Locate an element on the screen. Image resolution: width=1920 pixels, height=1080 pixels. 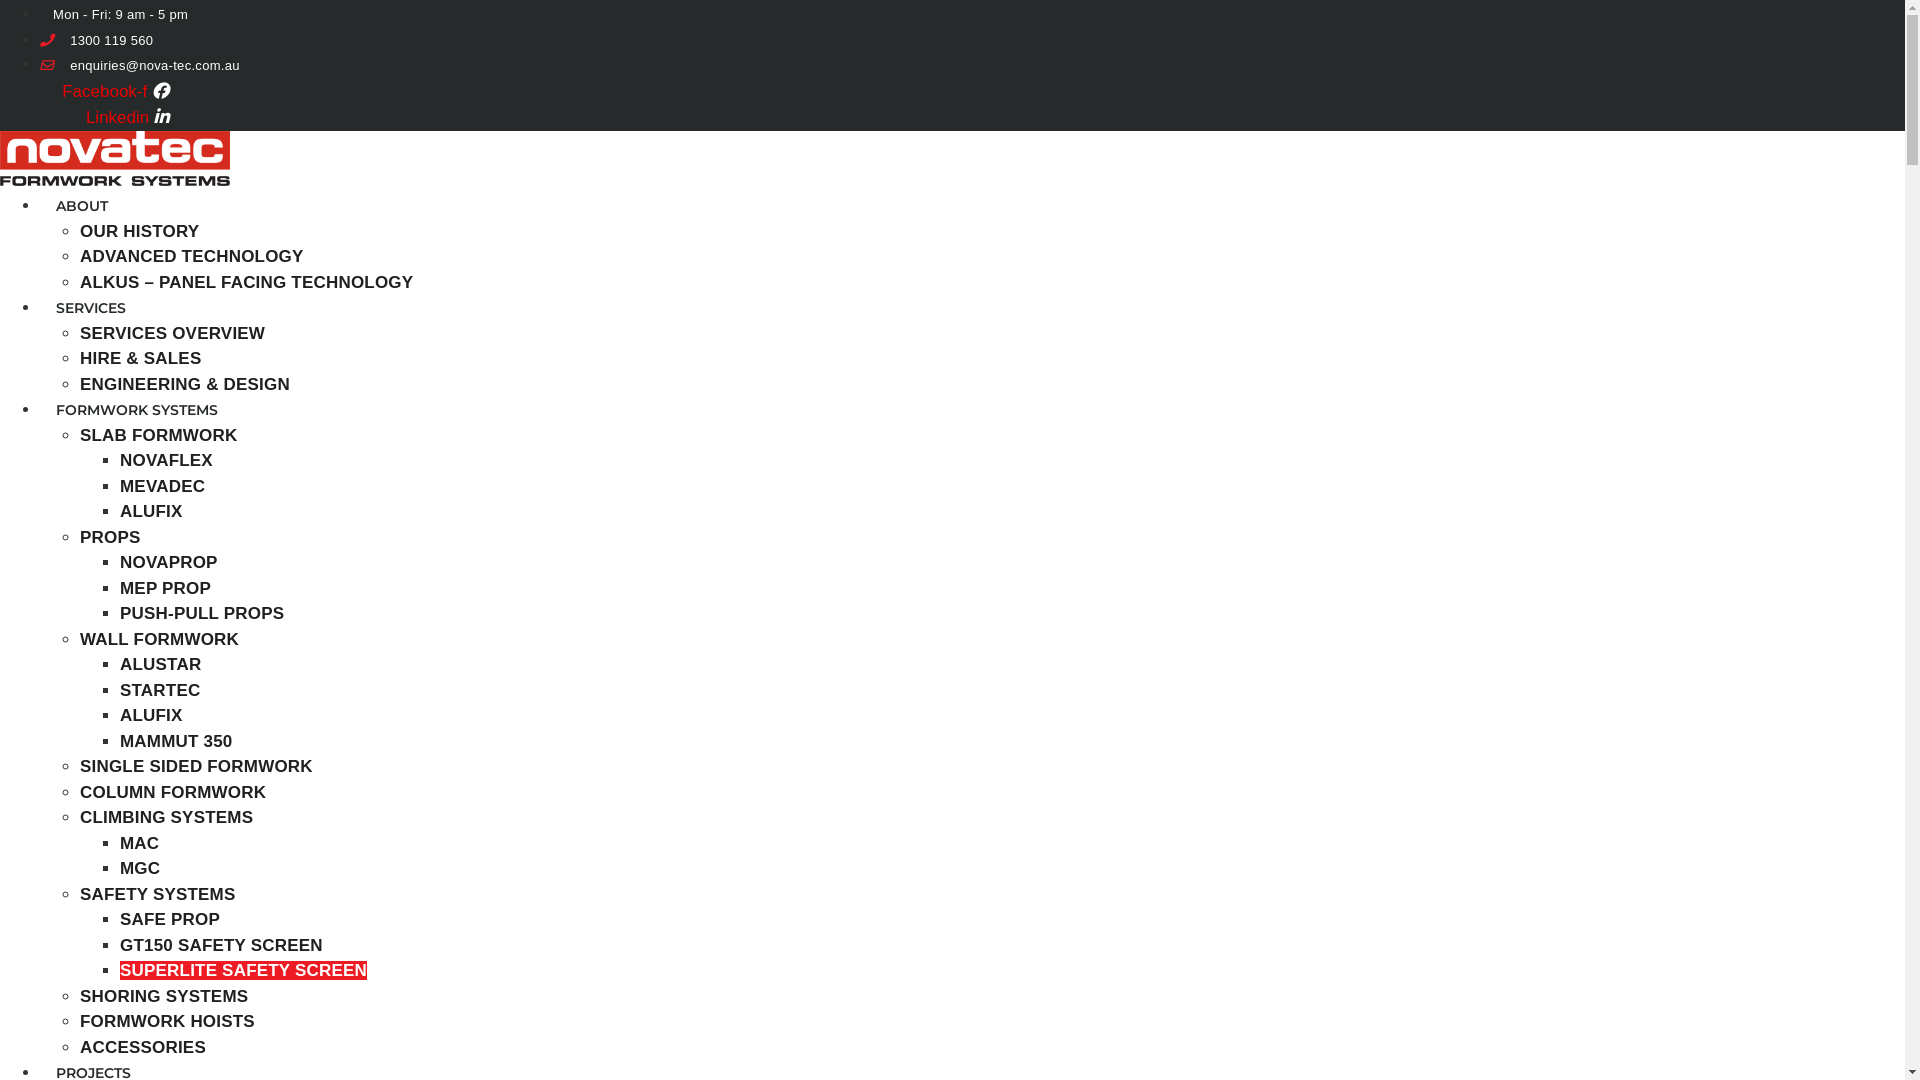
'ADVANCED TECHNOLOGY' is located at coordinates (192, 255).